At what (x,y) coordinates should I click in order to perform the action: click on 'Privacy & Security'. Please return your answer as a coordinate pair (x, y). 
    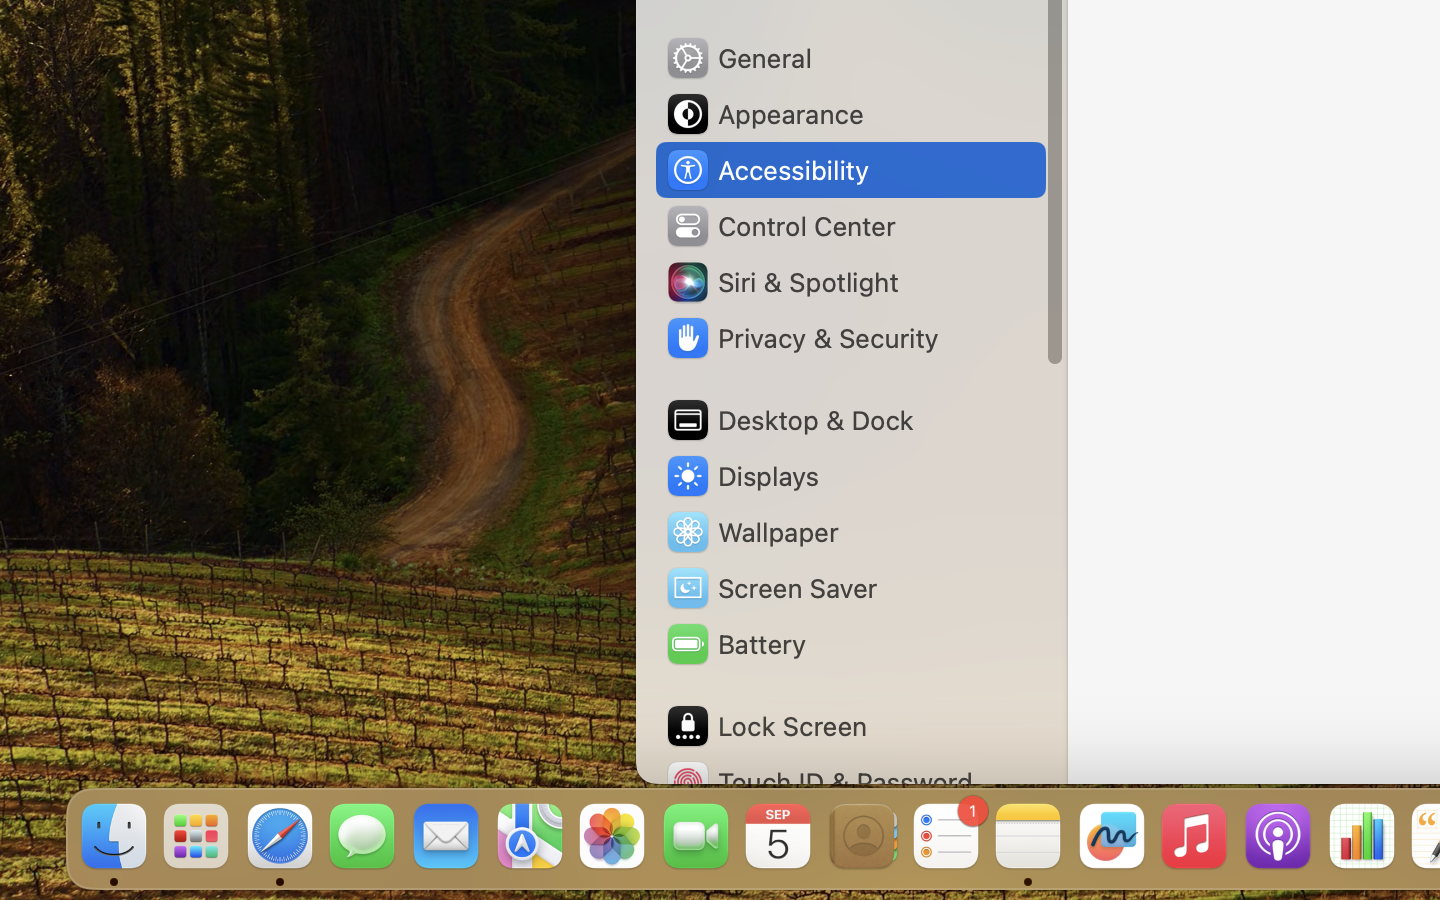
    Looking at the image, I should click on (801, 338).